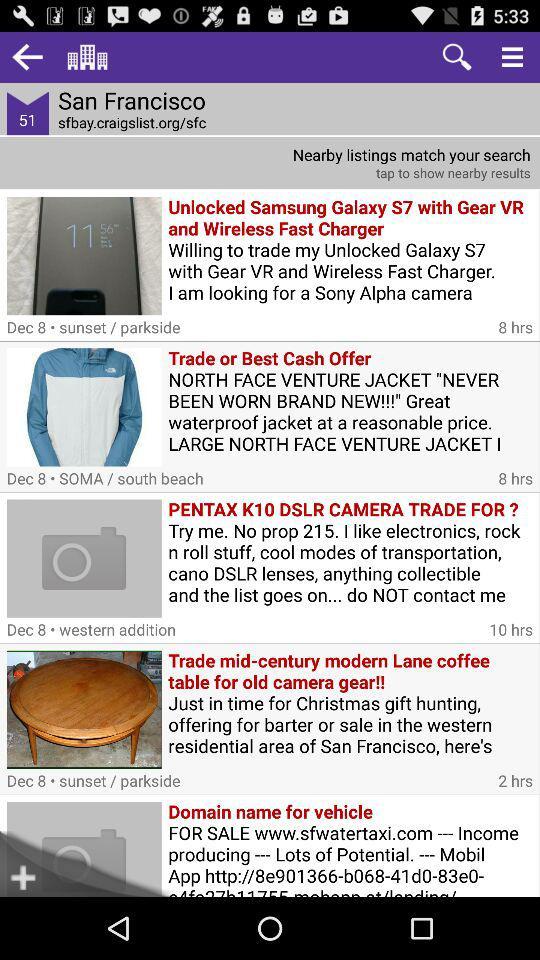 This screenshot has width=540, height=960. What do you see at coordinates (26, 56) in the screenshot?
I see `go back` at bounding box center [26, 56].